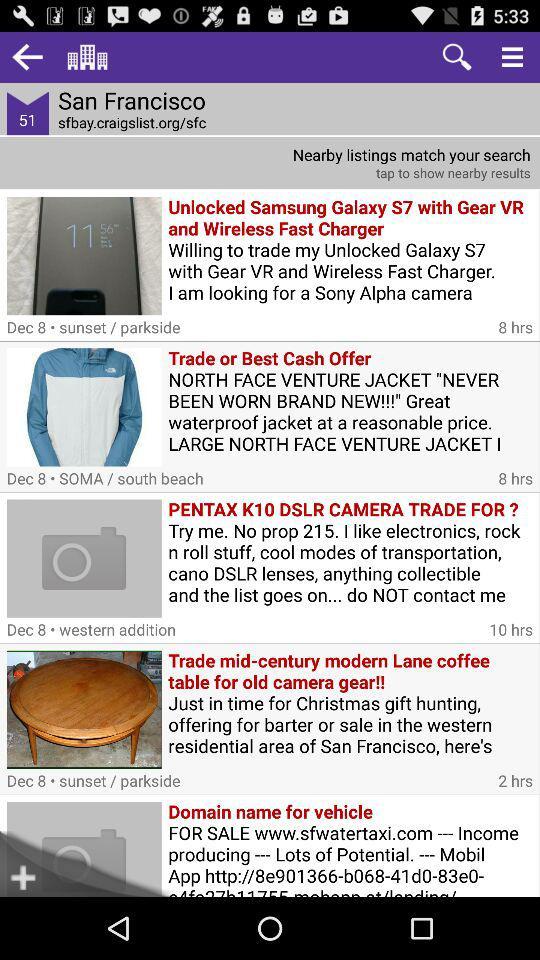 This screenshot has width=540, height=960. What do you see at coordinates (26, 56) in the screenshot?
I see `go back` at bounding box center [26, 56].